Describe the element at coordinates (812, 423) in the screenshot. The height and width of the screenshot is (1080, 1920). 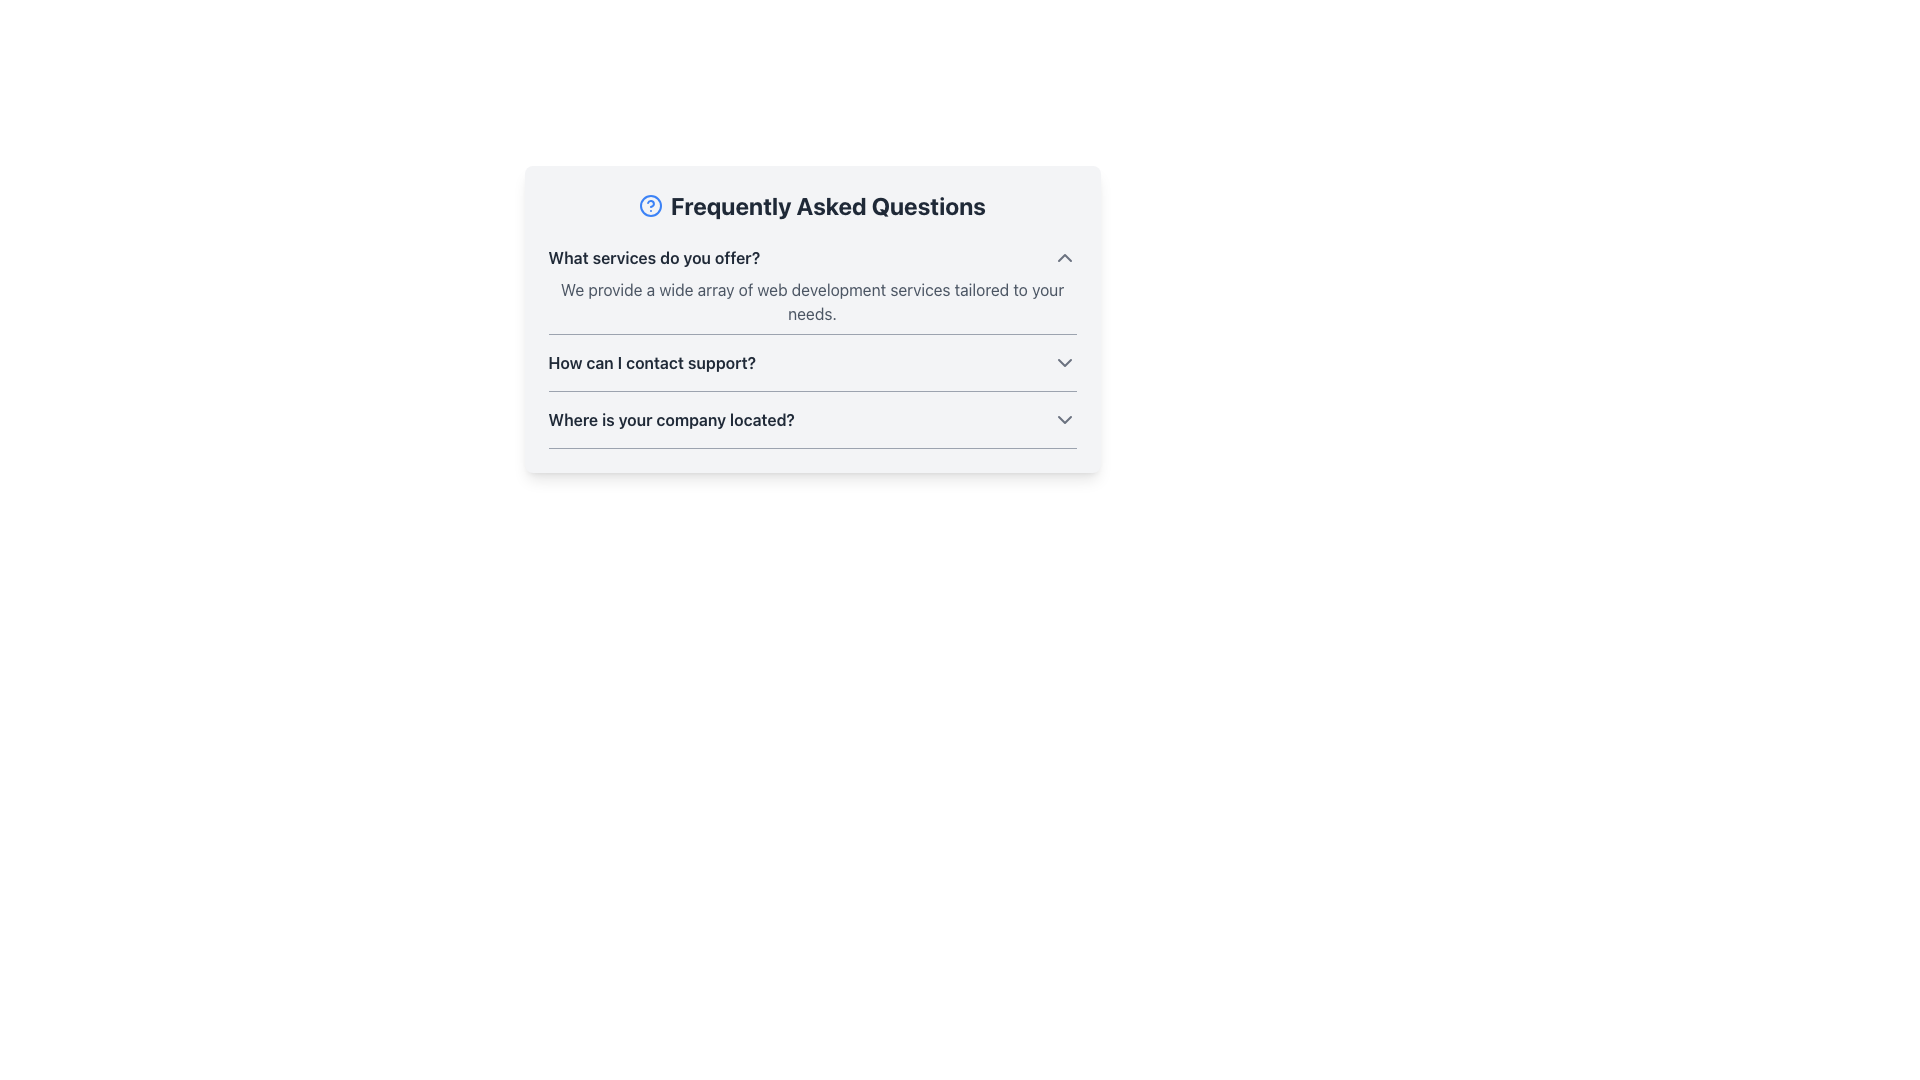
I see `the interactive FAQ question row displaying the question 'Where is your company located?'` at that location.